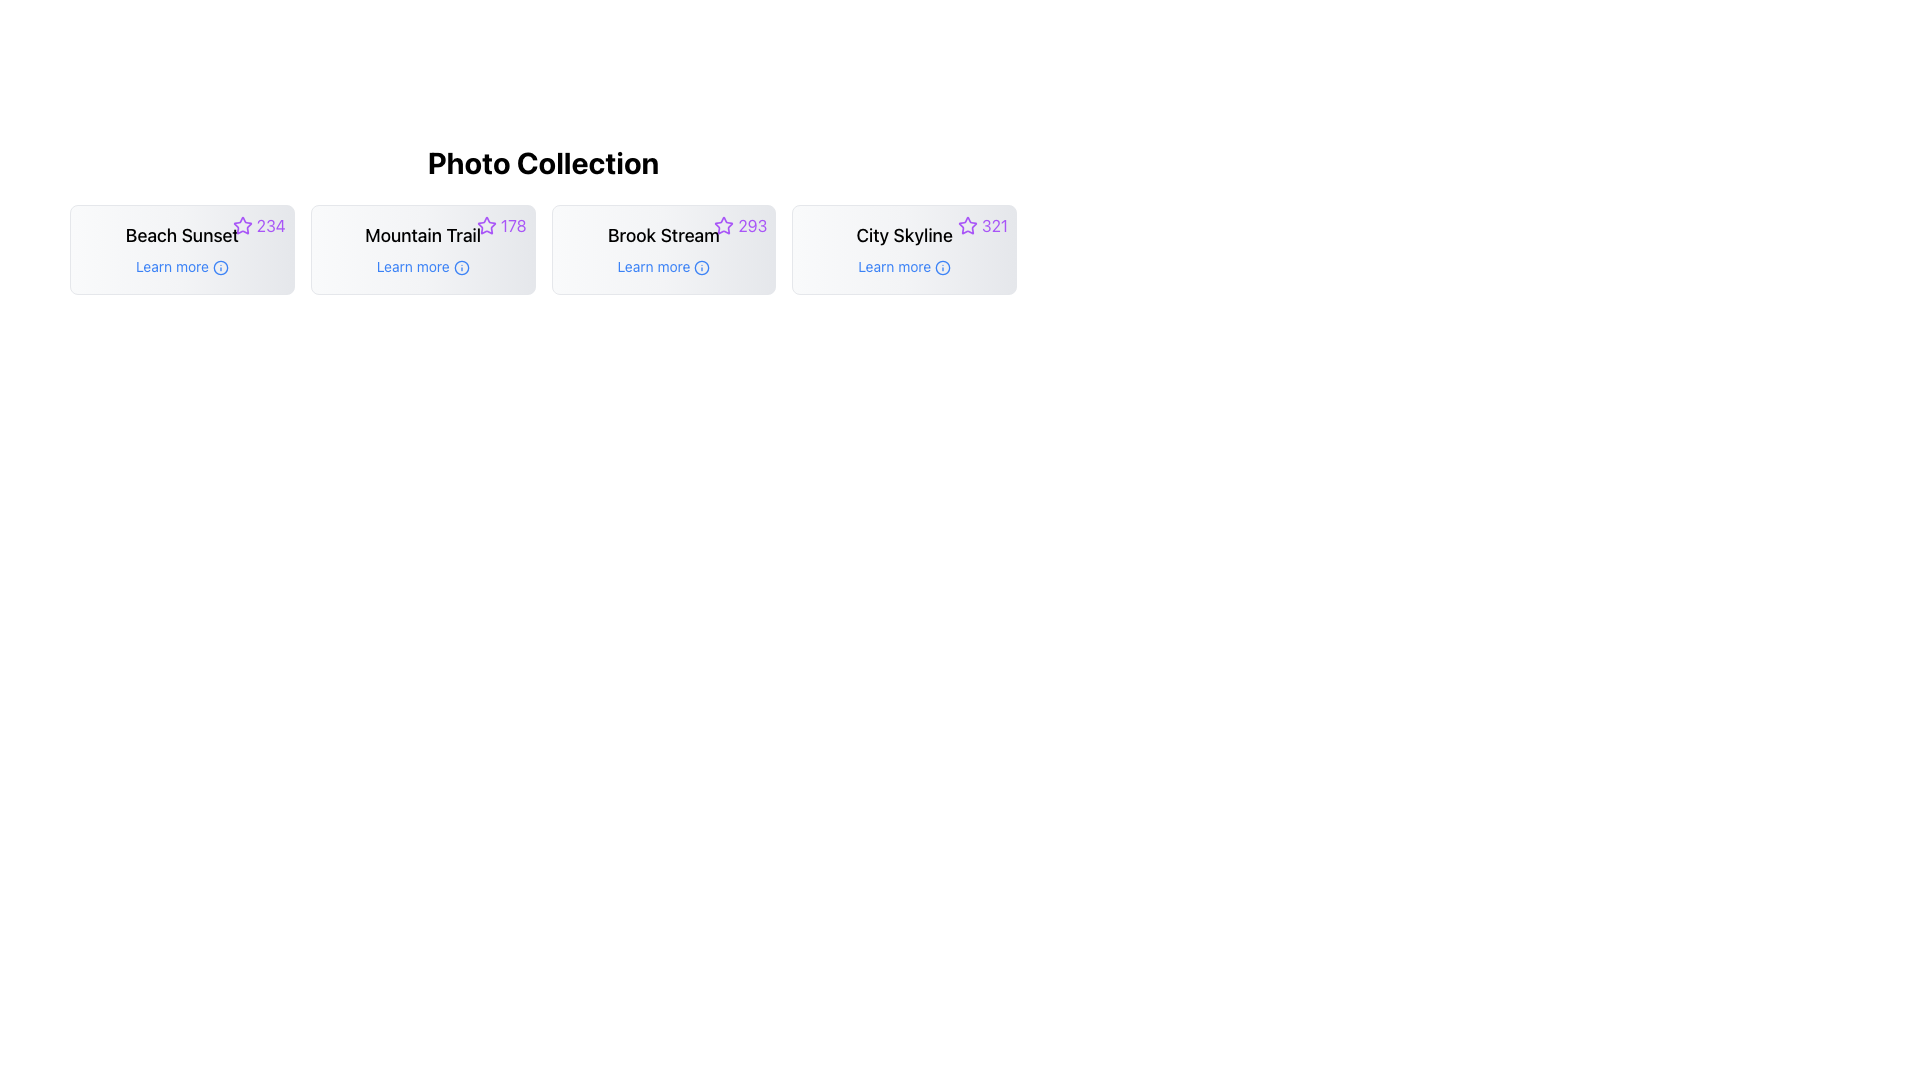  Describe the element at coordinates (182, 265) in the screenshot. I see `the 'Learn more' text label with an information icon` at that location.